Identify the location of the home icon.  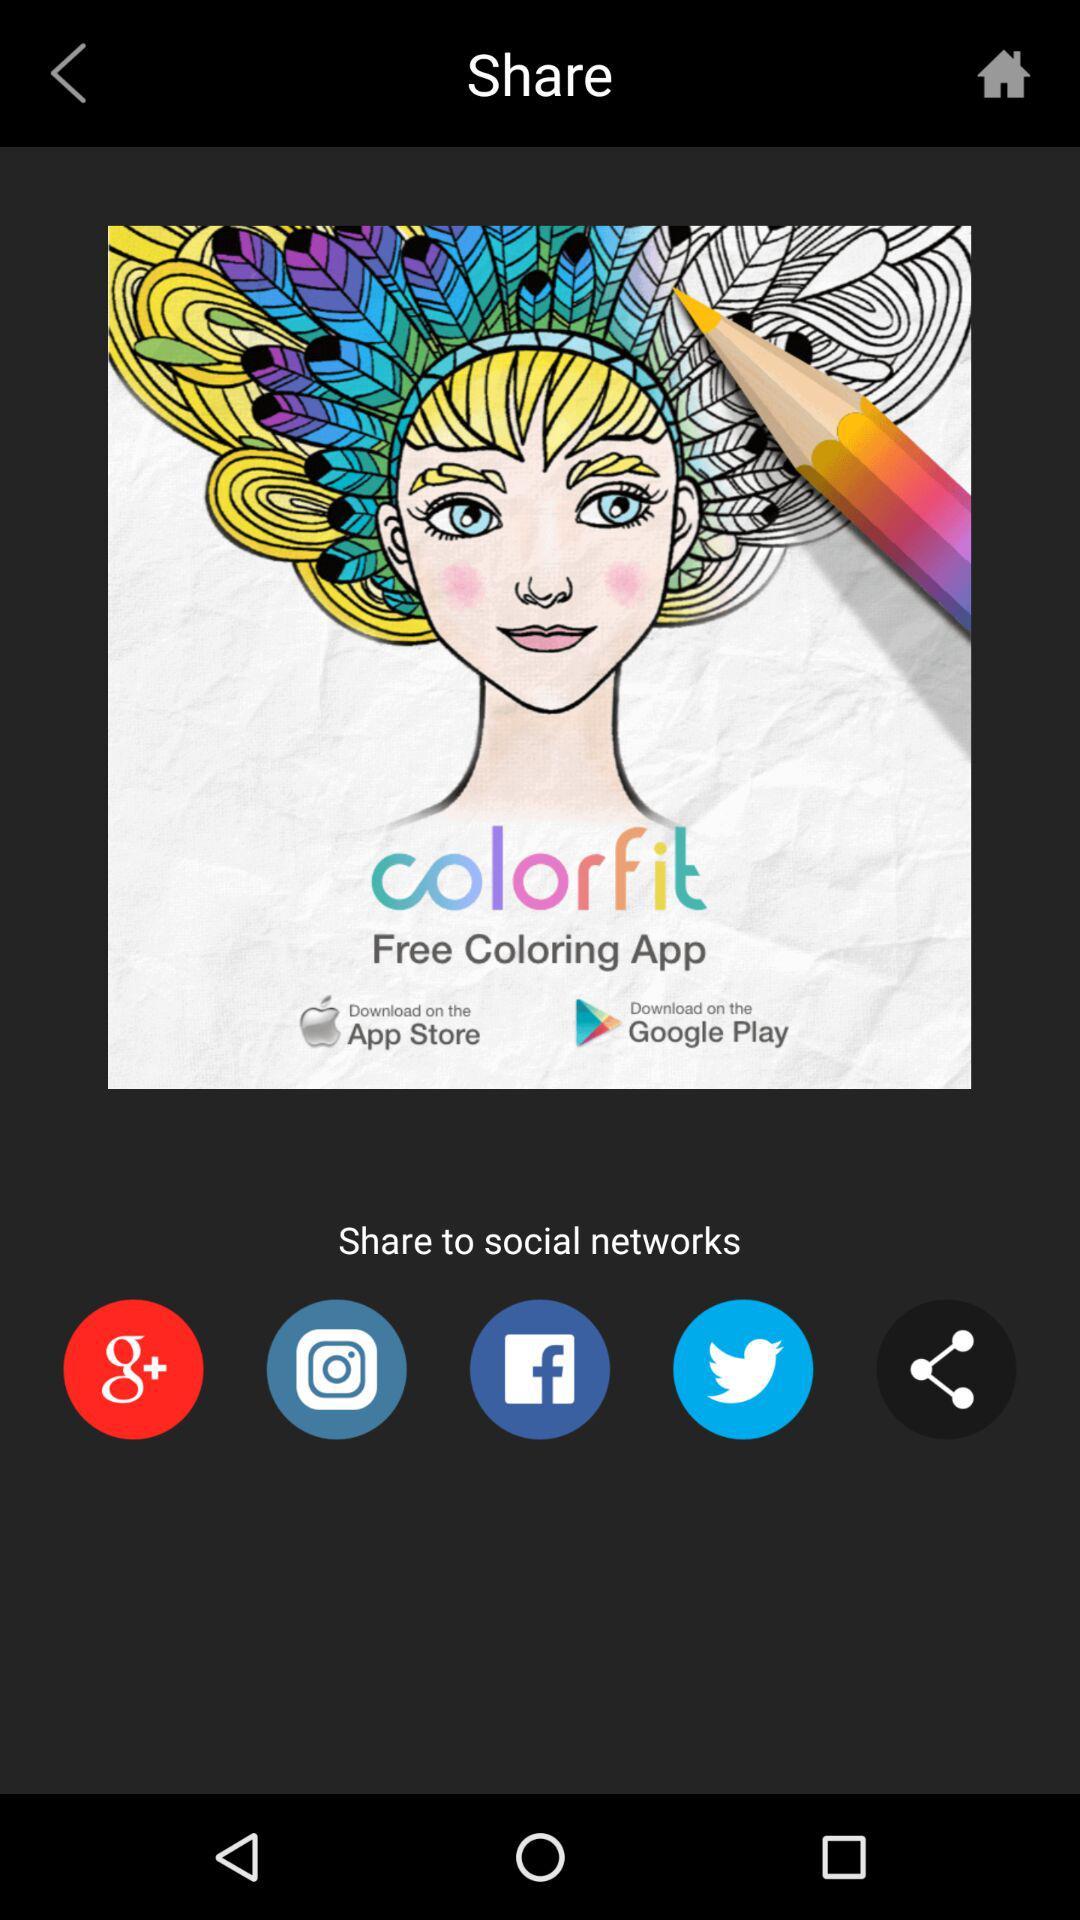
(1003, 78).